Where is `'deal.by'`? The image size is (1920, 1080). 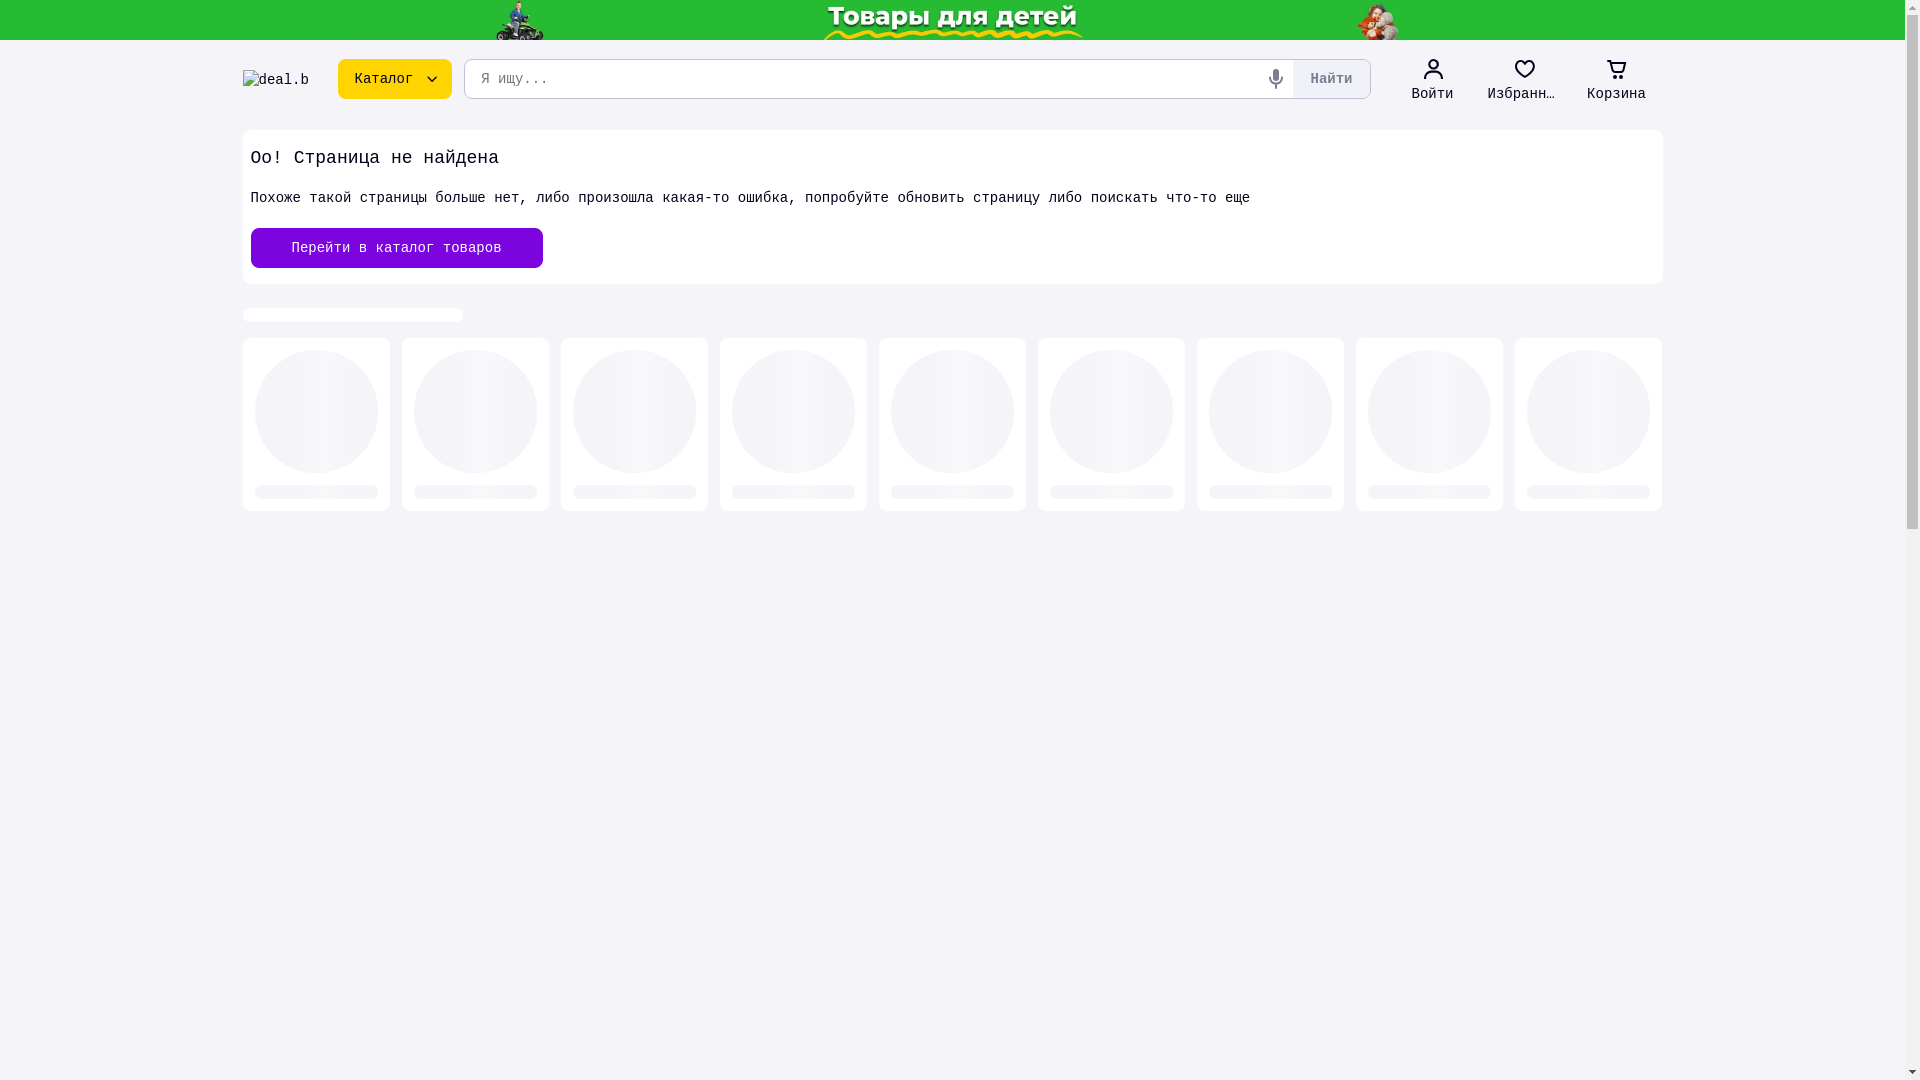 'deal.by' is located at coordinates (274, 77).